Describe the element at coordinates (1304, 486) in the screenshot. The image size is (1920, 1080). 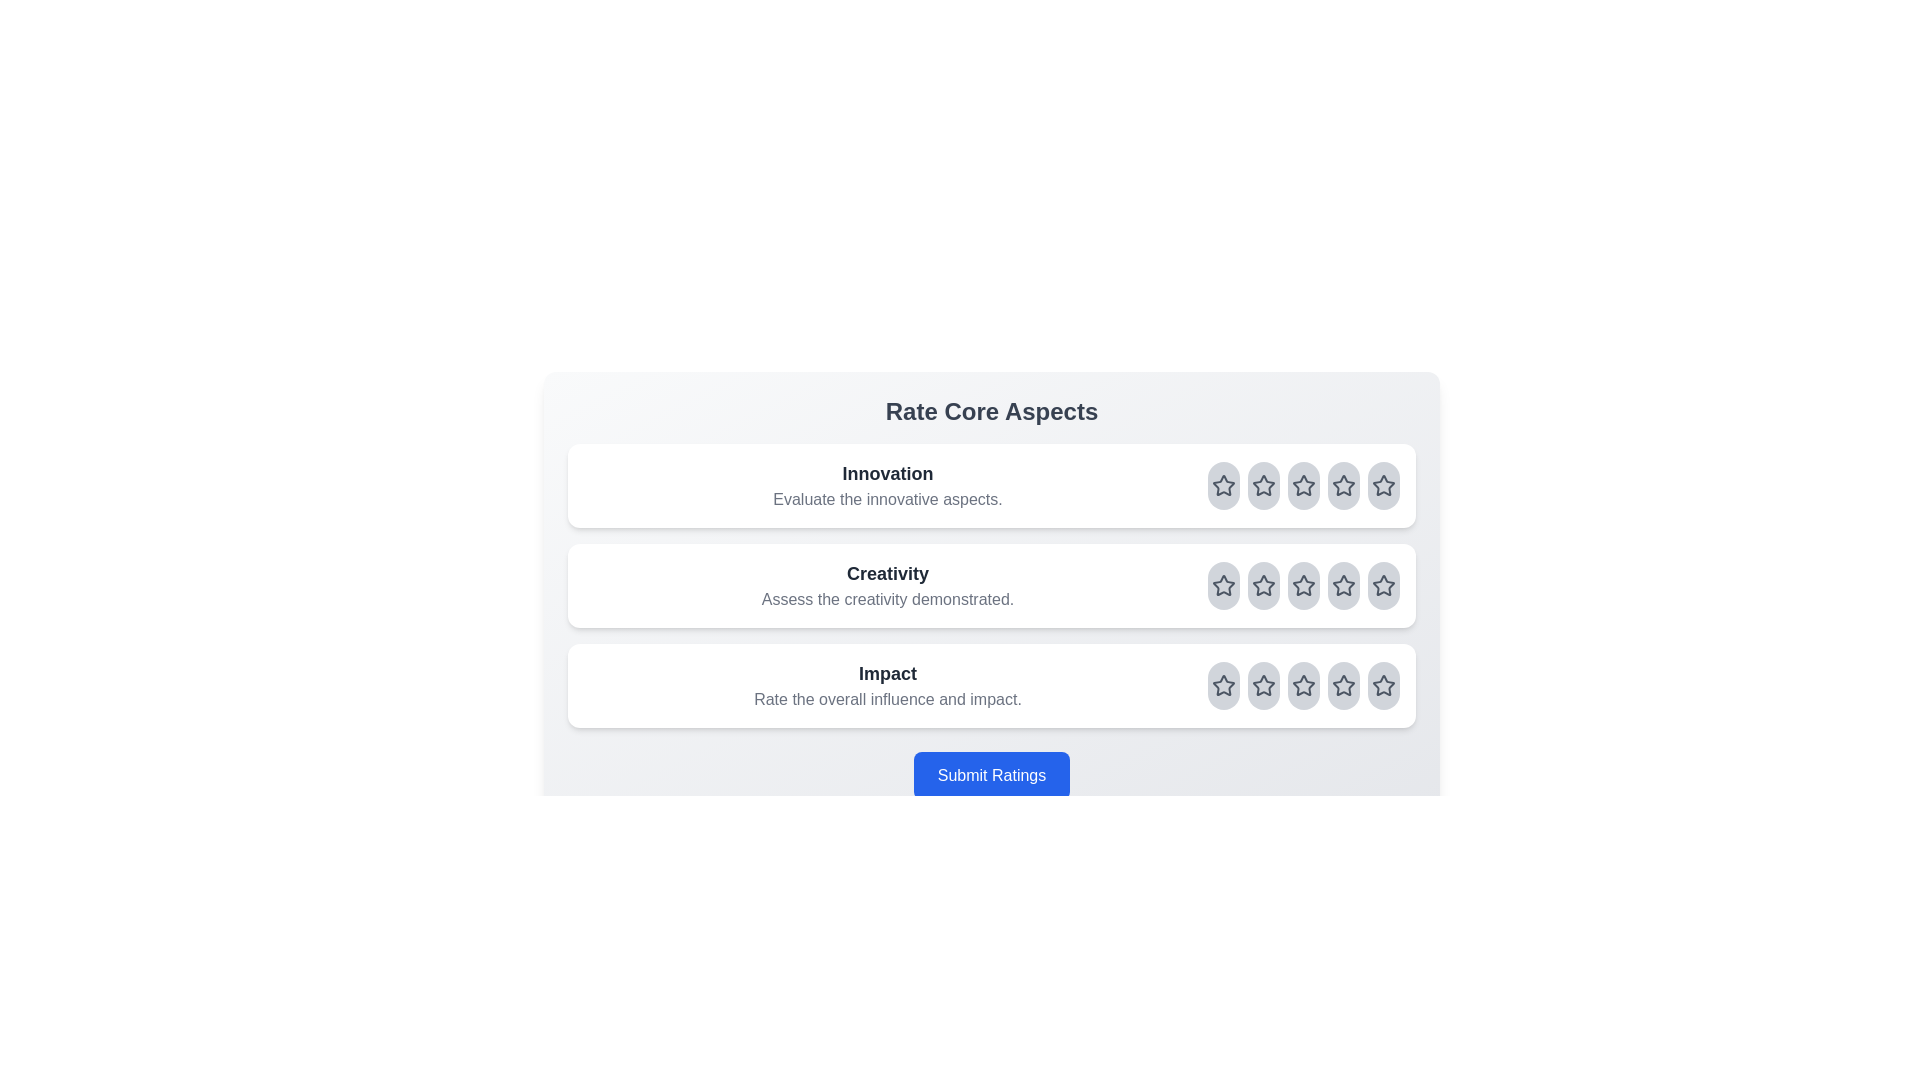
I see `the rating for the aspect Innovation to 3 stars by clicking on the corresponding star` at that location.